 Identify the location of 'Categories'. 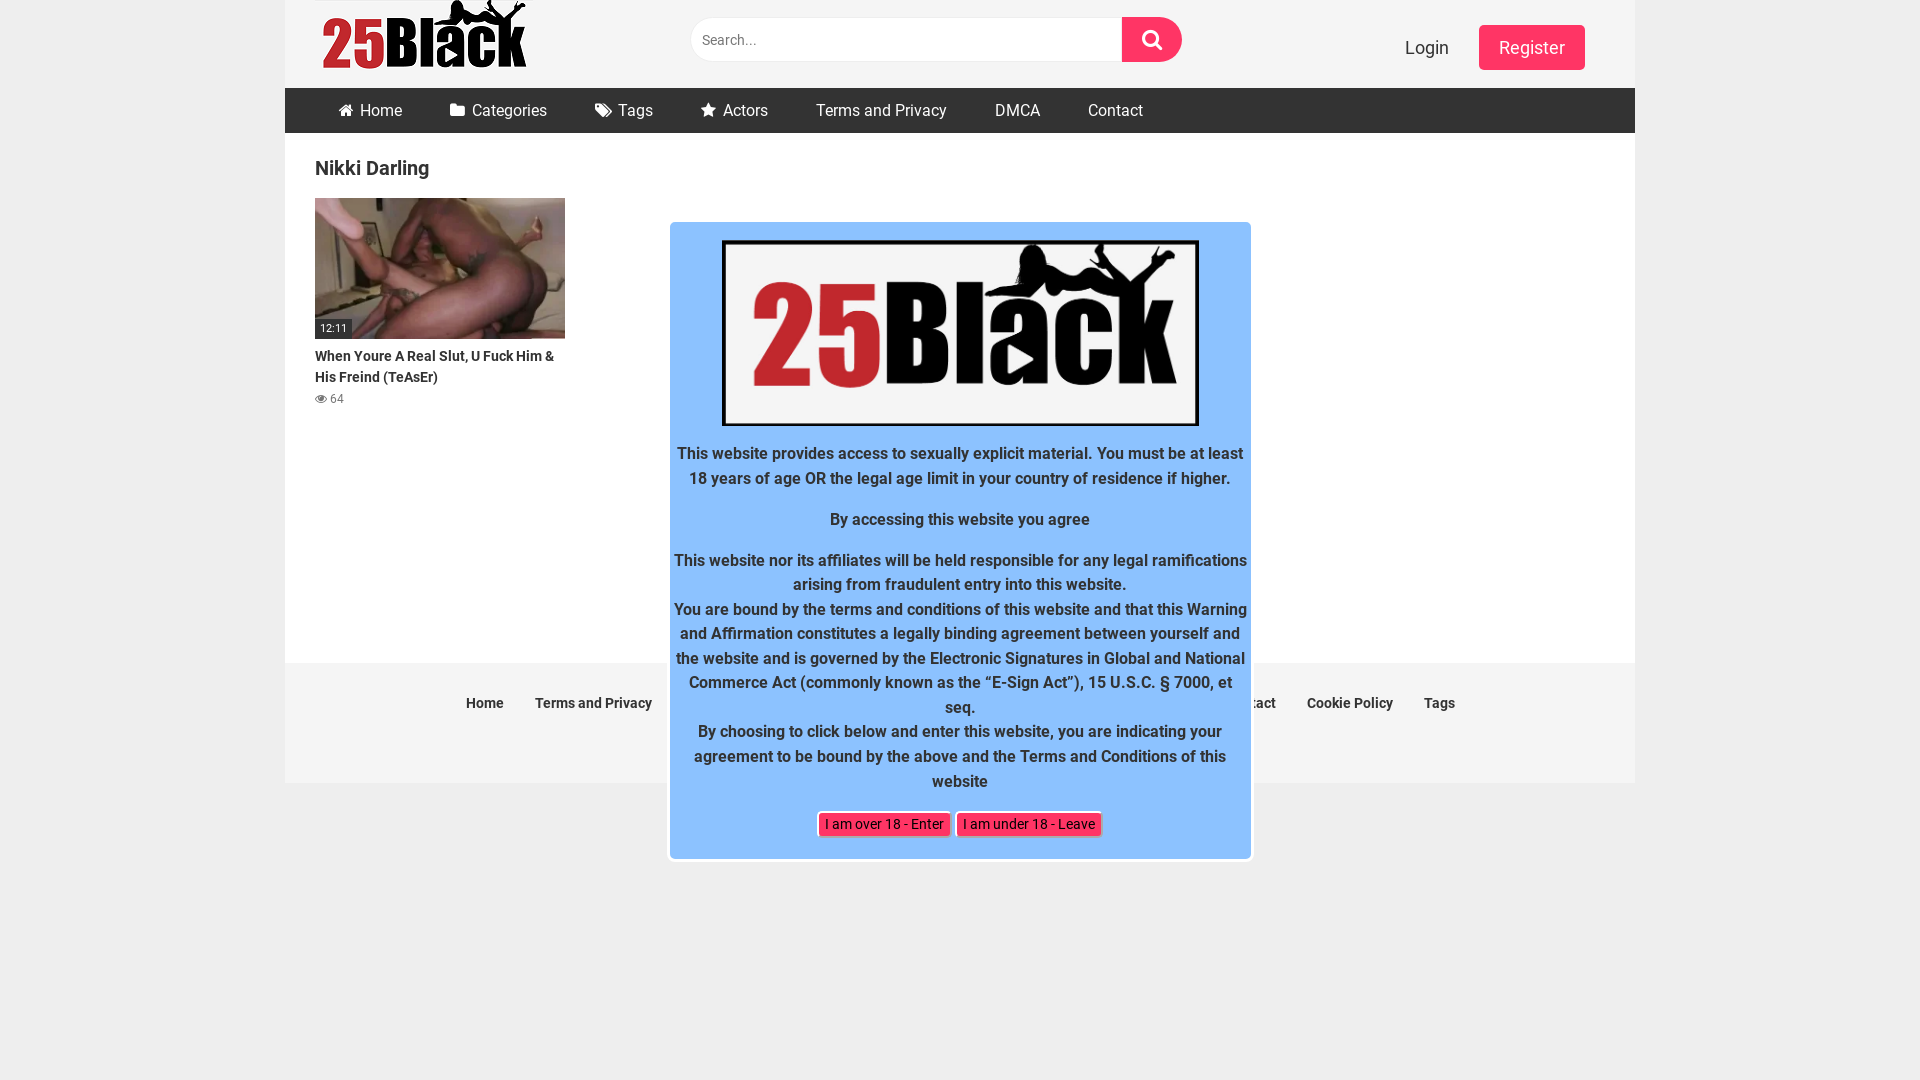
(498, 110).